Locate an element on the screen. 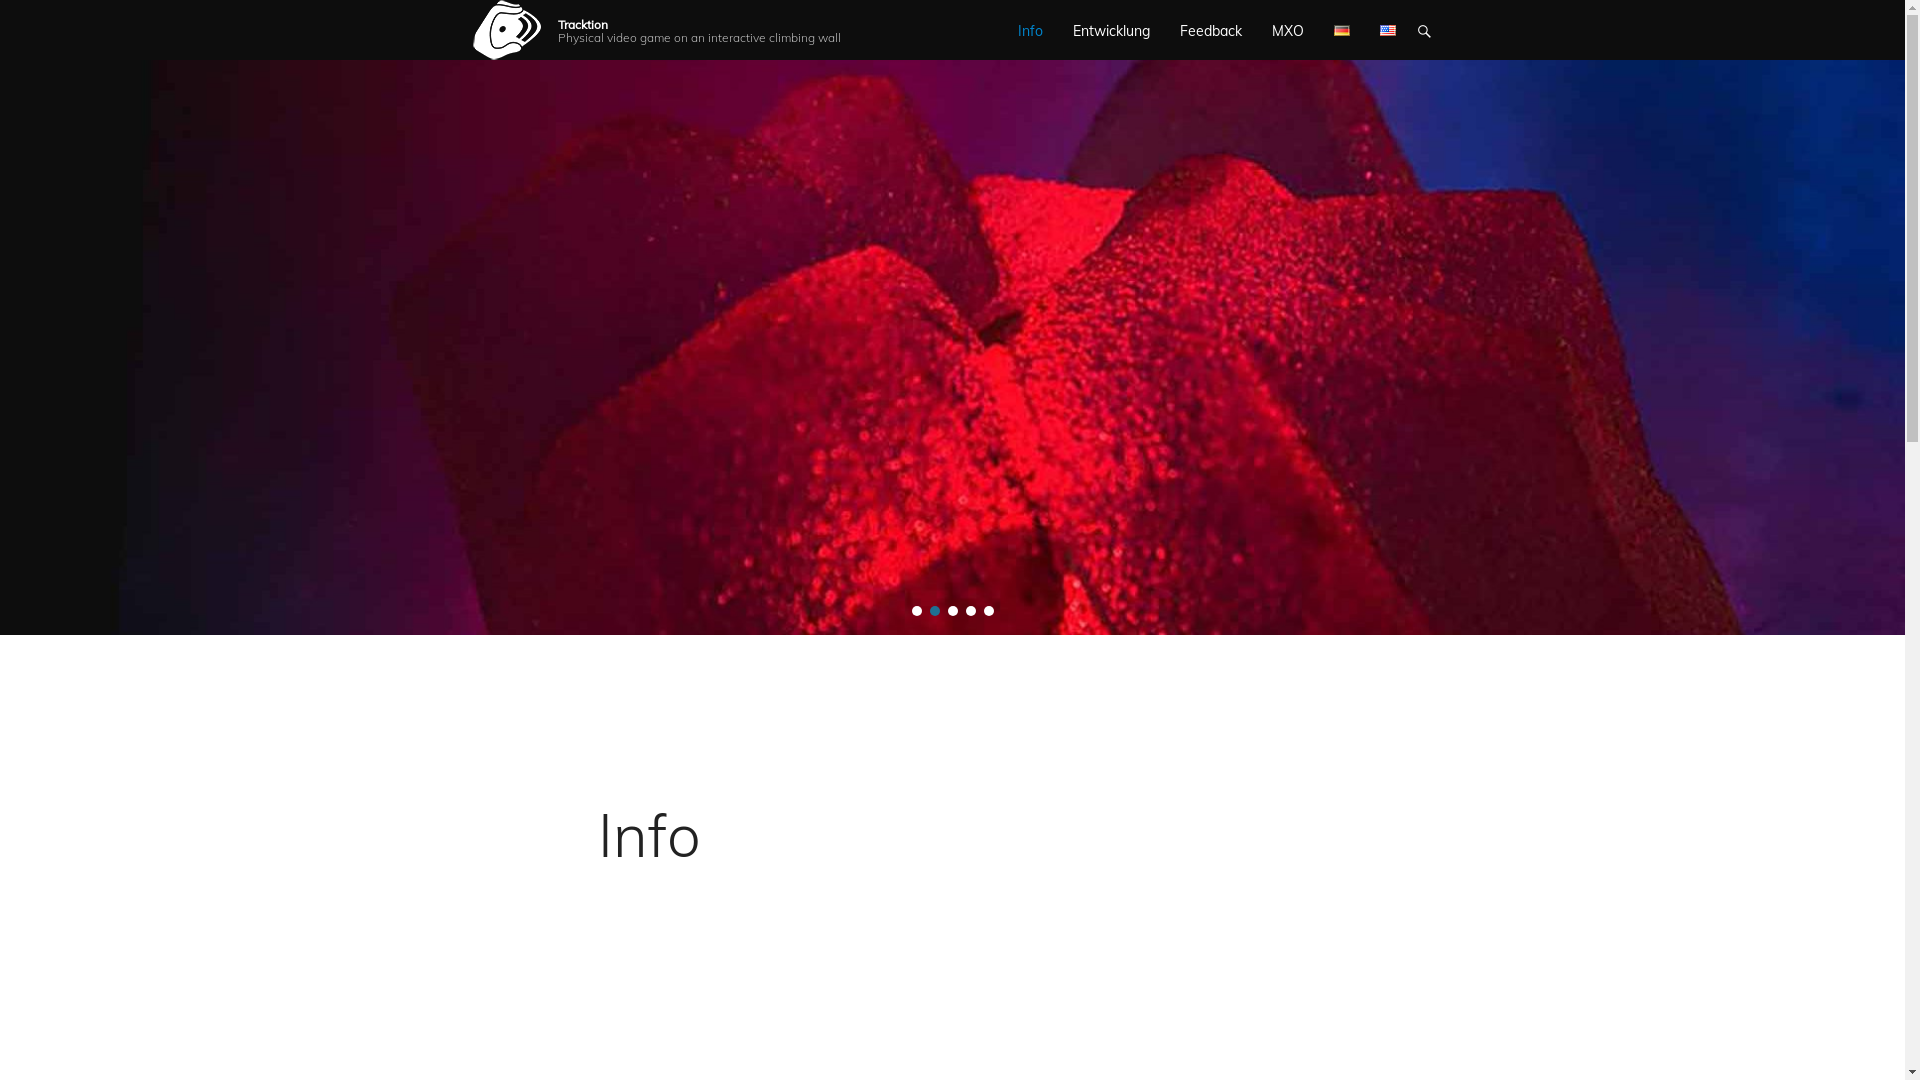 The image size is (1920, 1080). 'Feedback' is located at coordinates (1209, 29).